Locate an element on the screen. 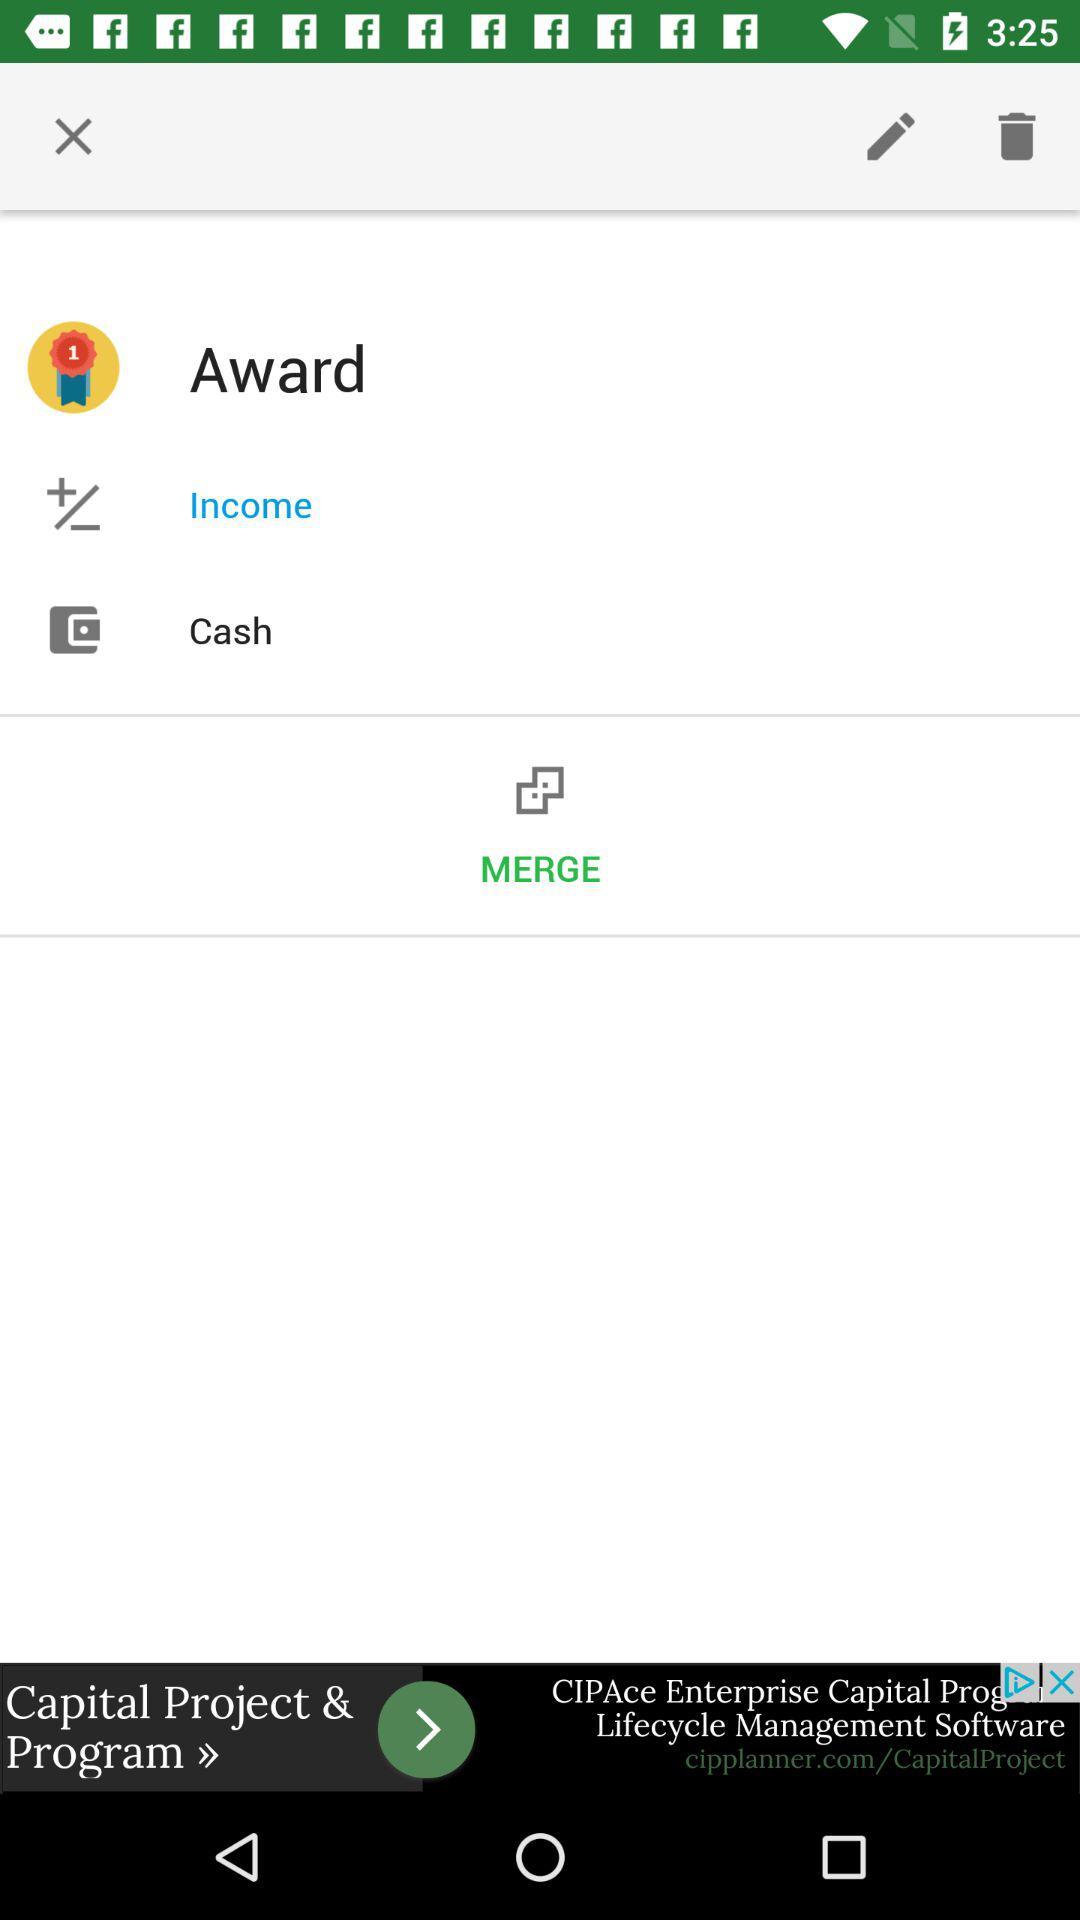 The width and height of the screenshot is (1080, 1920). the icon which is before cash is located at coordinates (72, 629).